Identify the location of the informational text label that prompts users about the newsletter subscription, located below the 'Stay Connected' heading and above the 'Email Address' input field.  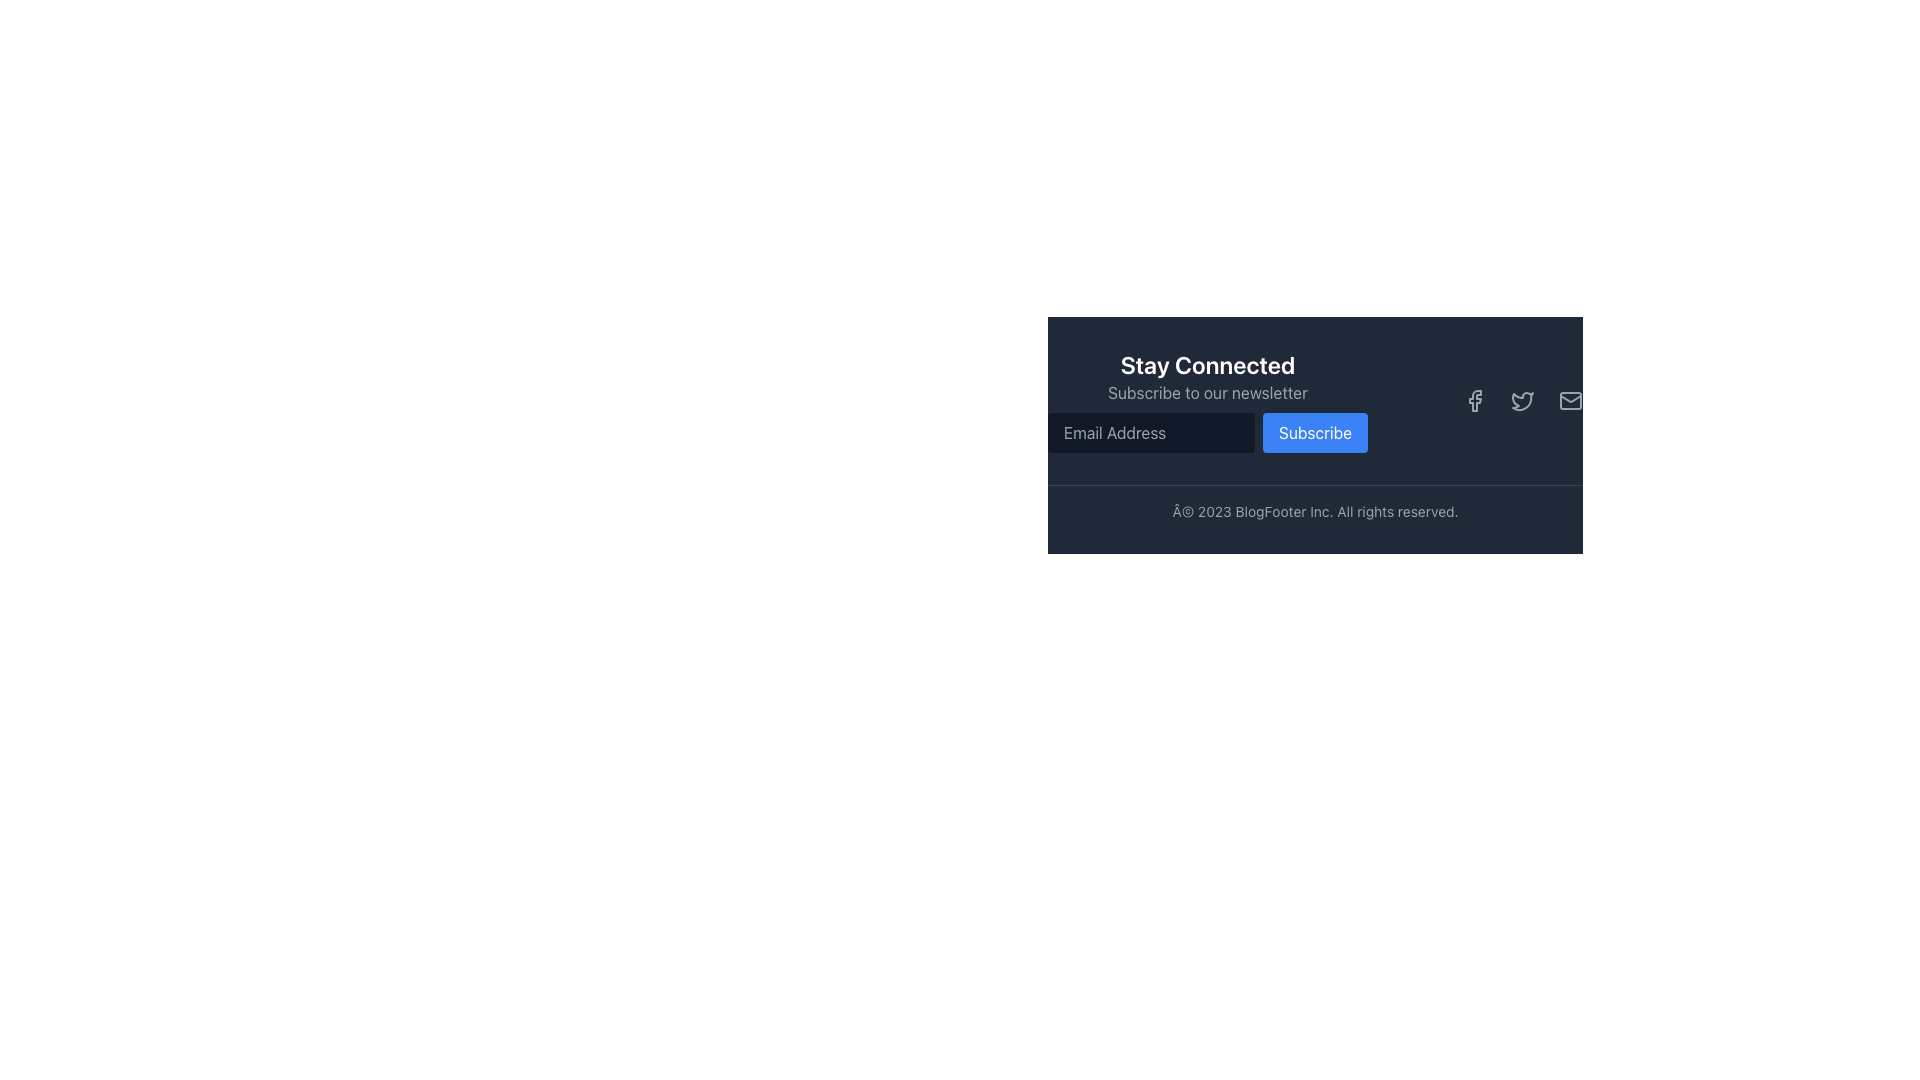
(1206, 393).